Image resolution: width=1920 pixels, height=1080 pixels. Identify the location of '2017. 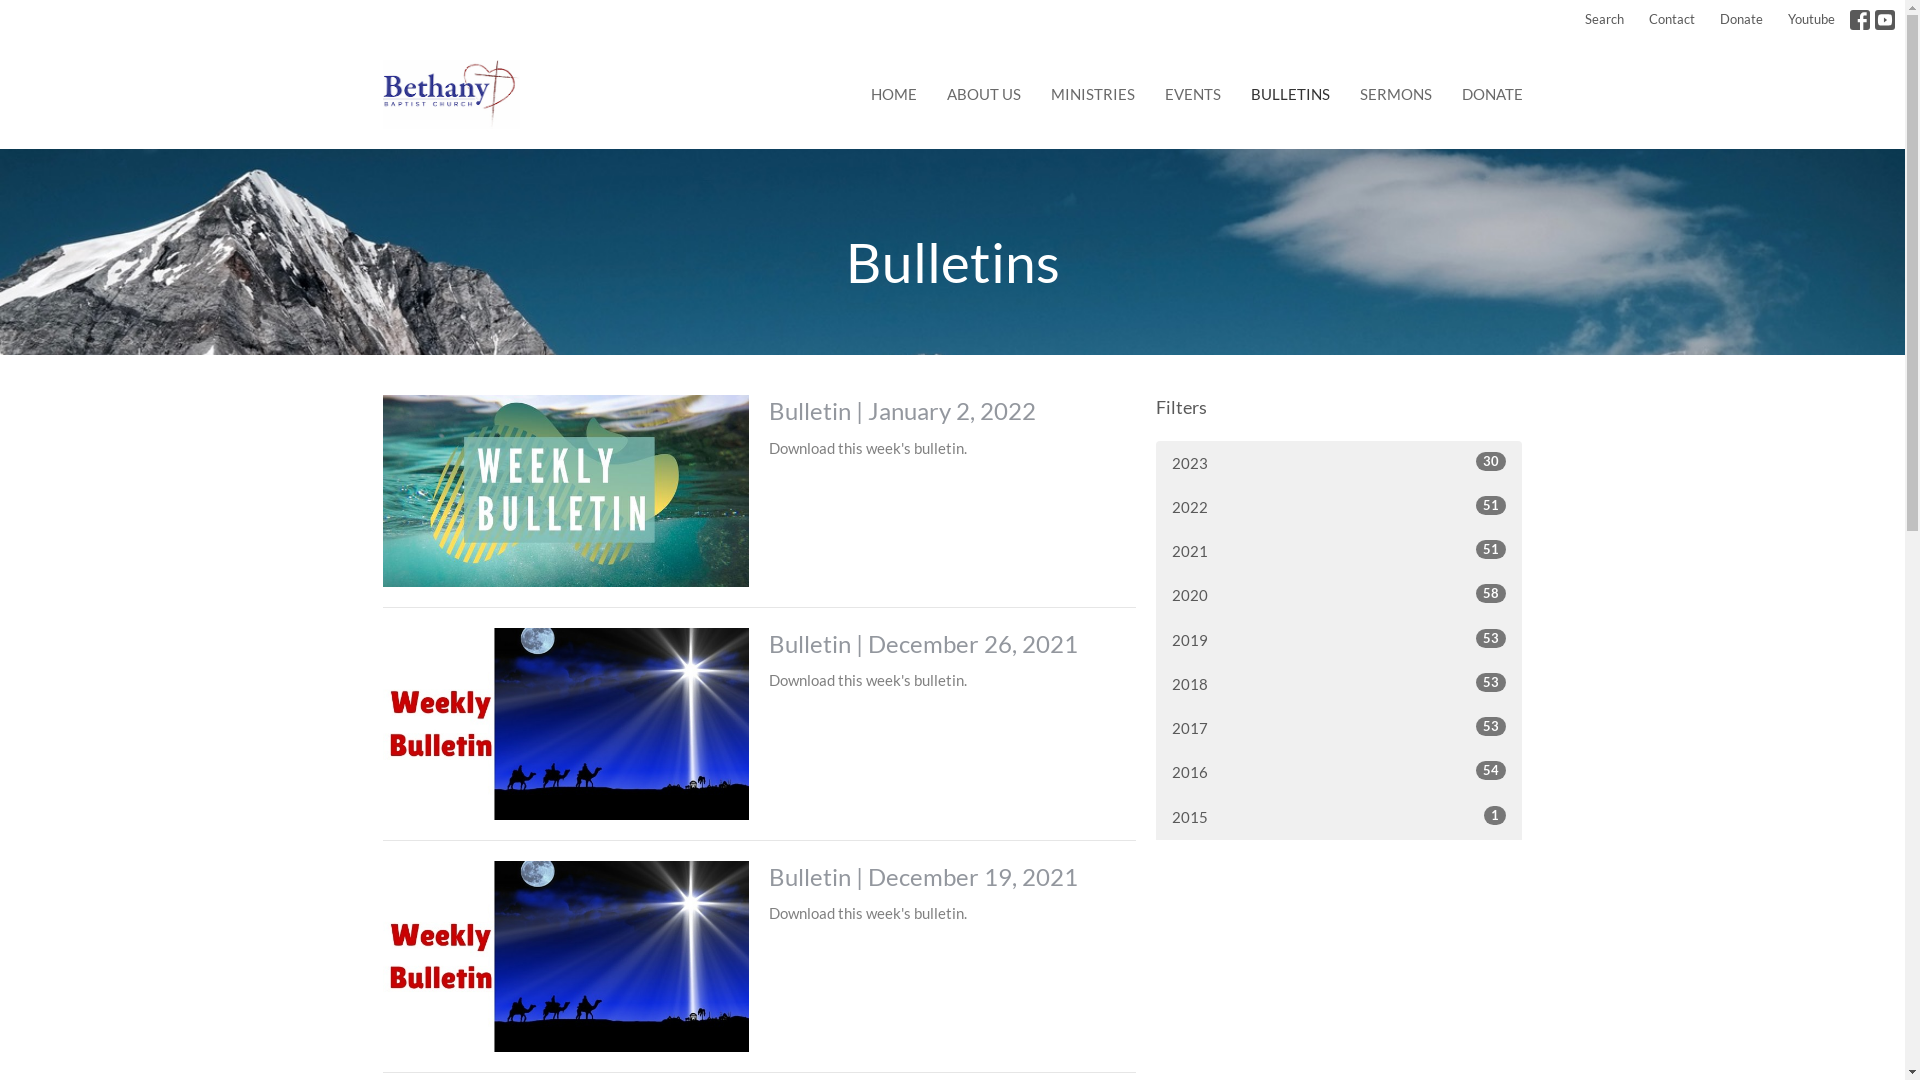
(1339, 728).